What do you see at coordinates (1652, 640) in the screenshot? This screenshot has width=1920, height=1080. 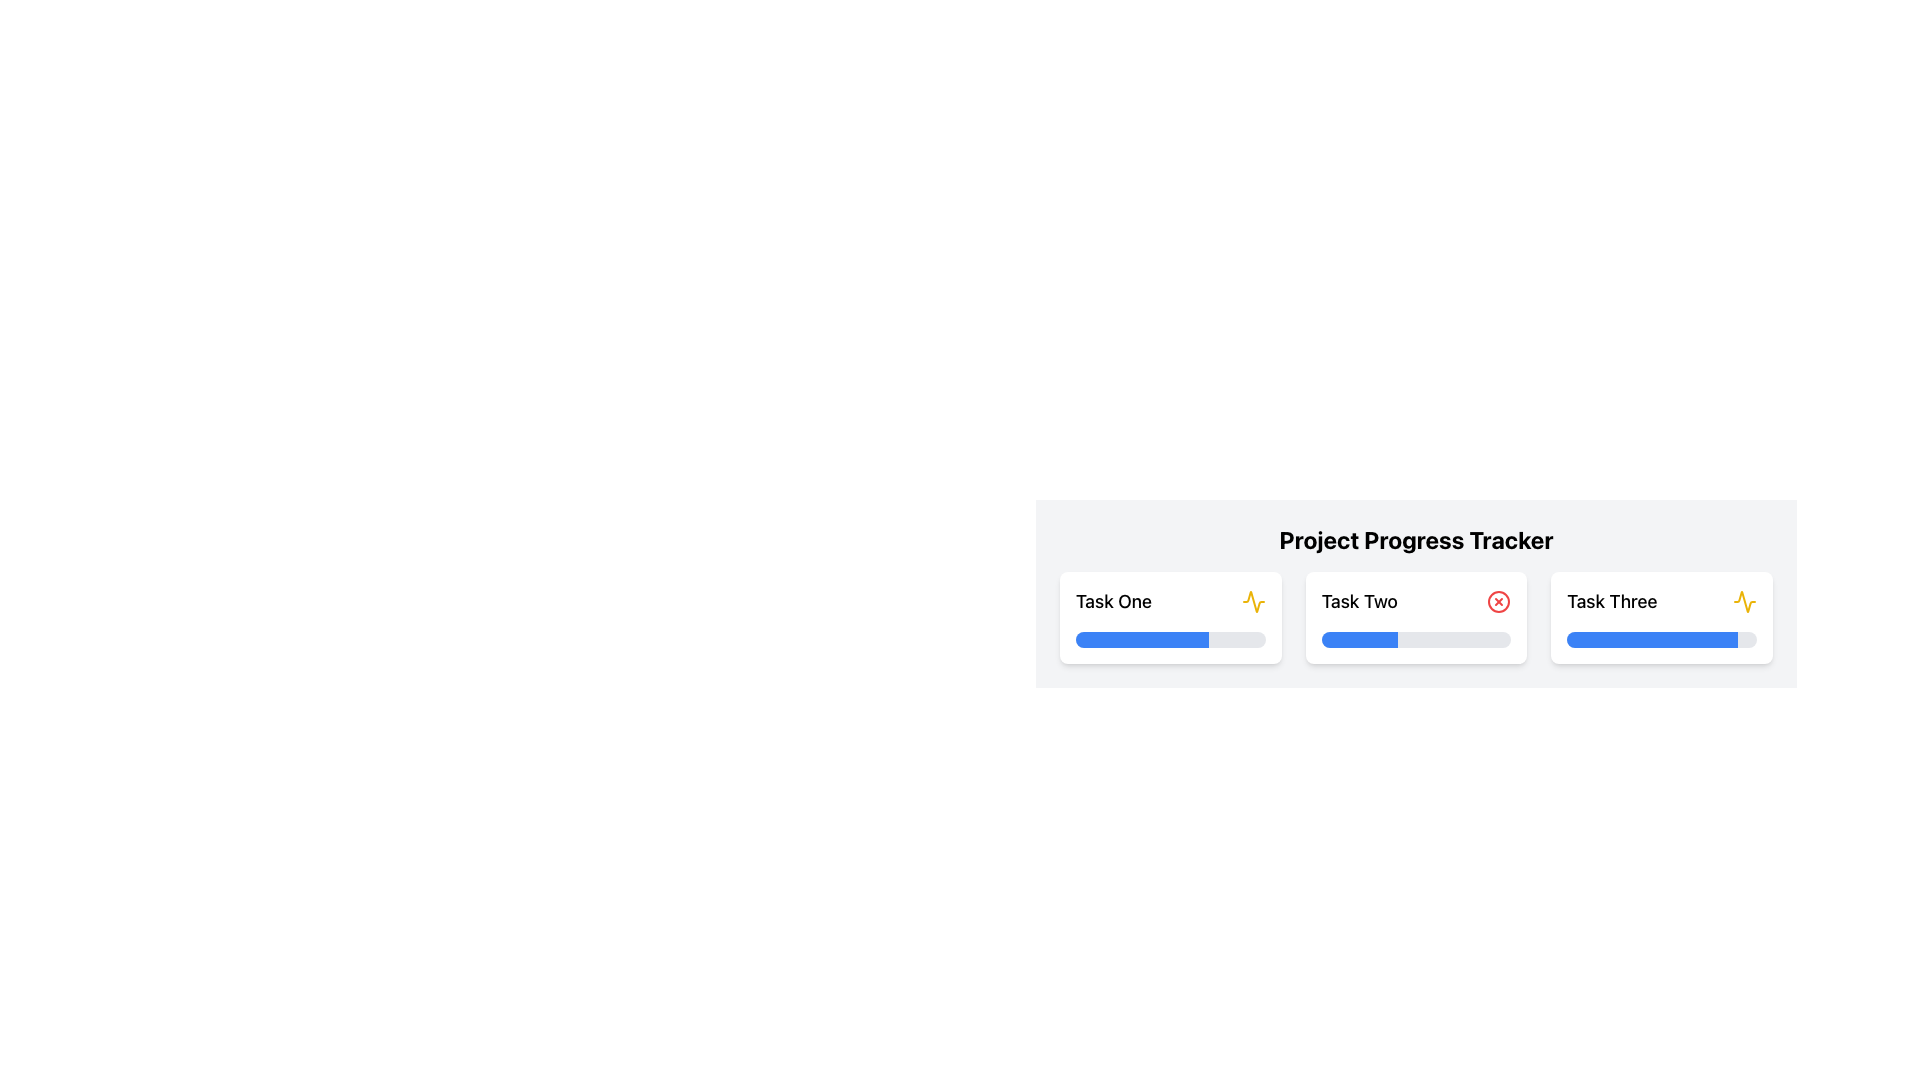 I see `the blue horizontal progress bar that is filled approximately 90% and located under the label 'Task Three' in the progress tracker layout` at bounding box center [1652, 640].